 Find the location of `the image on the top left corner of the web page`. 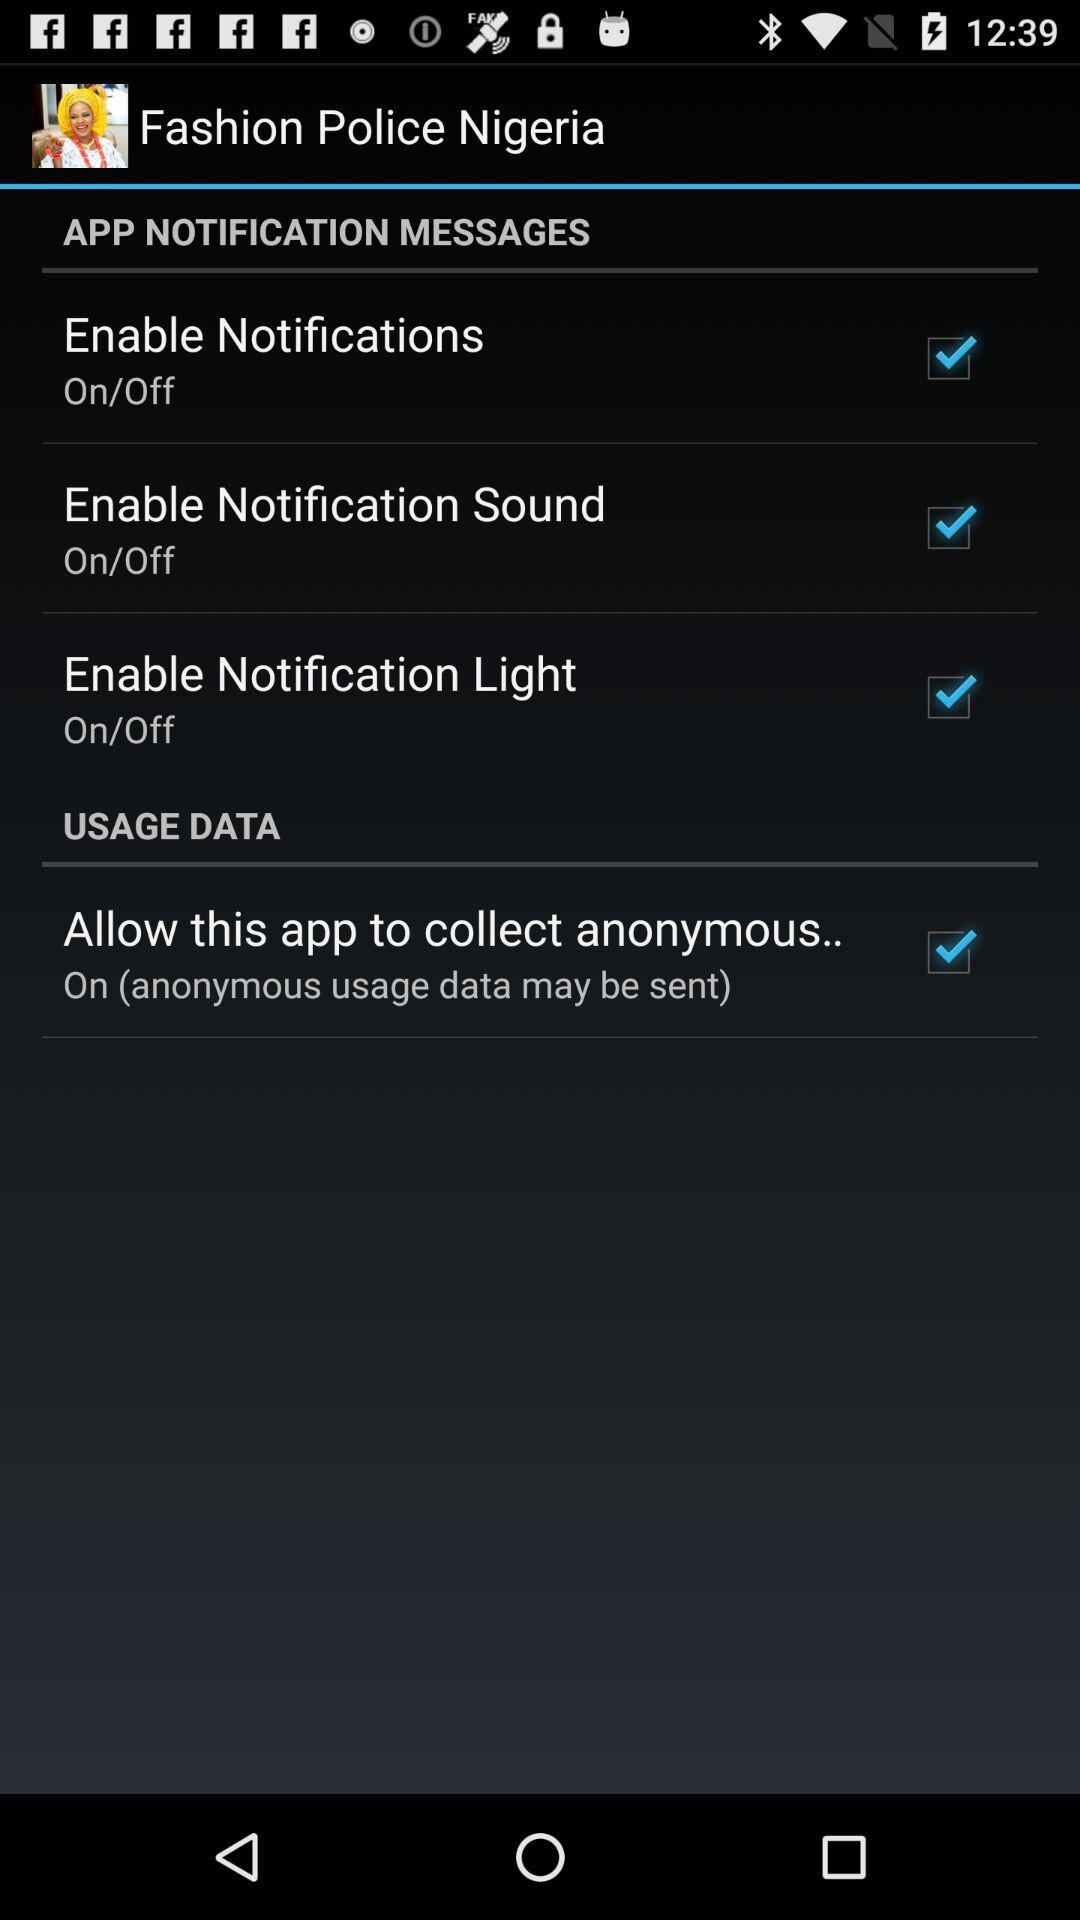

the image on the top left corner of the web page is located at coordinates (79, 124).